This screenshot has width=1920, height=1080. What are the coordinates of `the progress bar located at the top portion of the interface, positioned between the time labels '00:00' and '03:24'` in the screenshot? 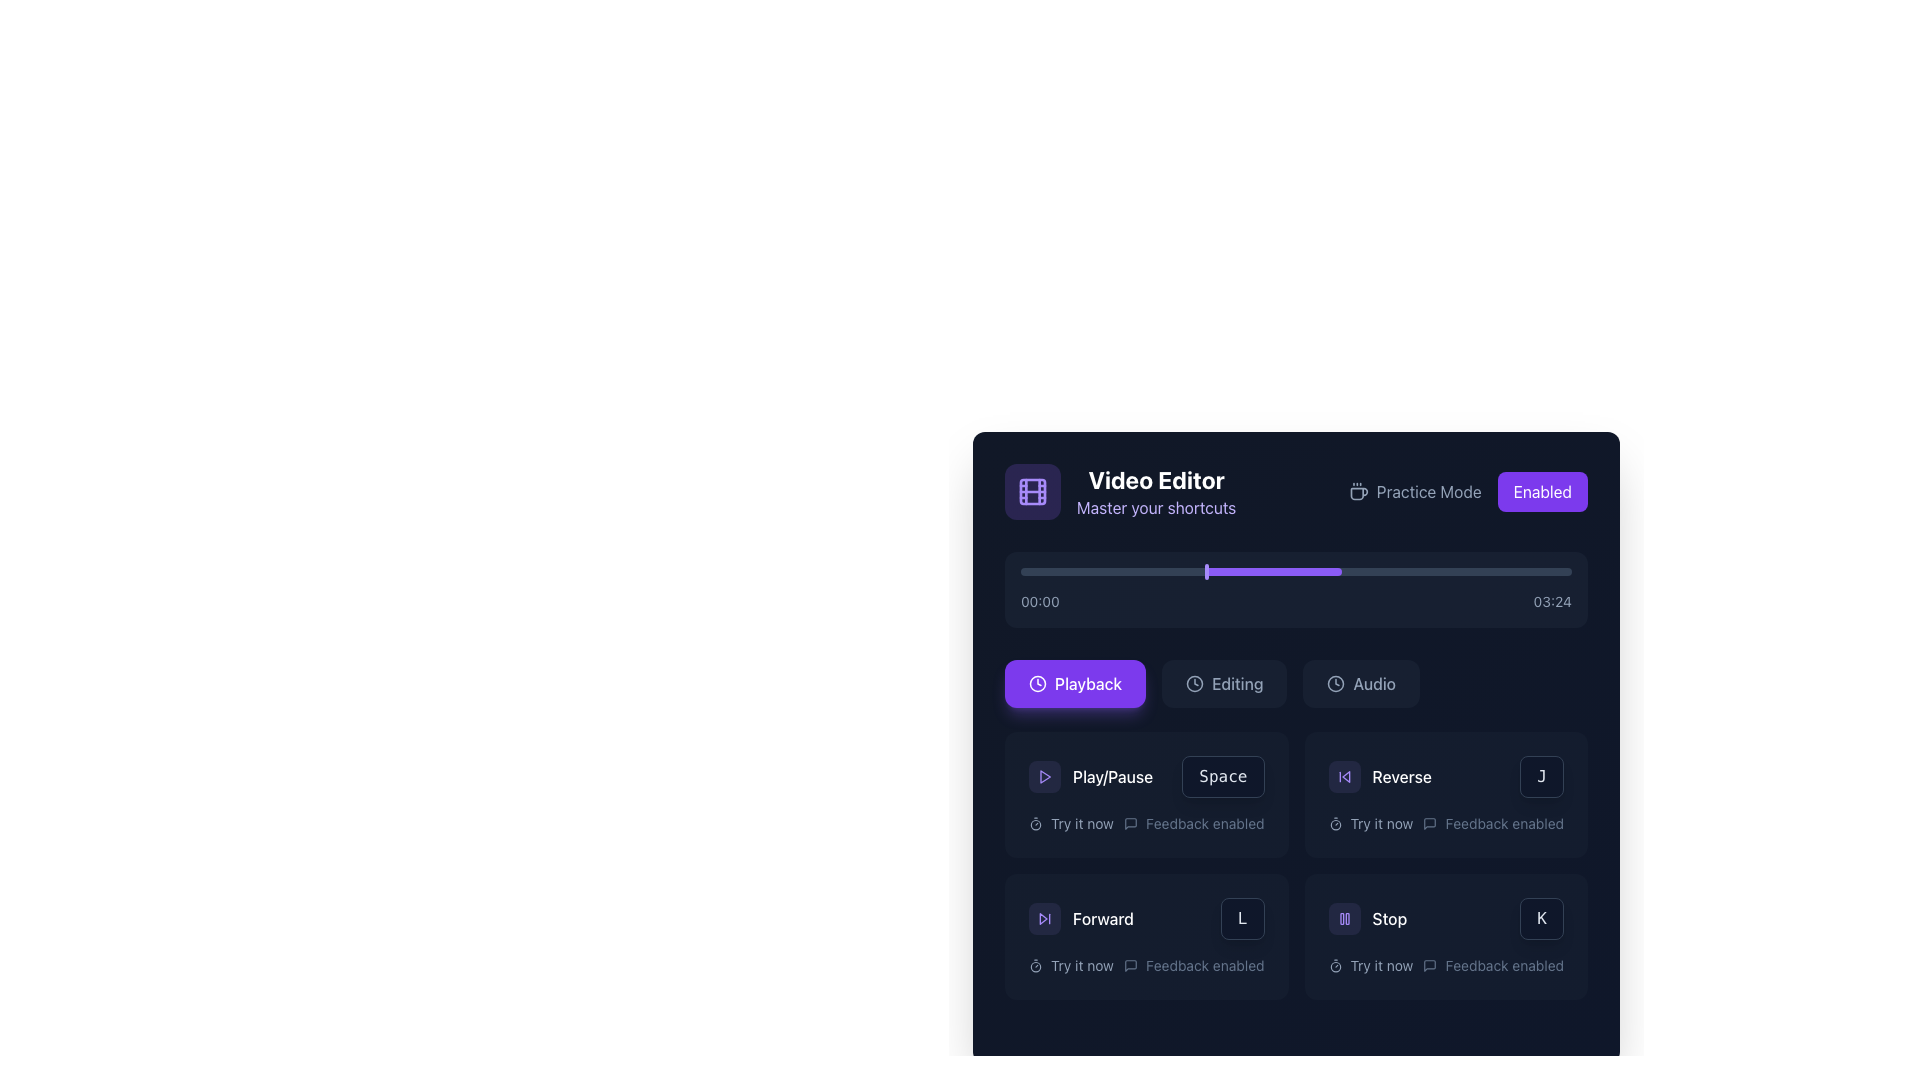 It's located at (1272, 571).